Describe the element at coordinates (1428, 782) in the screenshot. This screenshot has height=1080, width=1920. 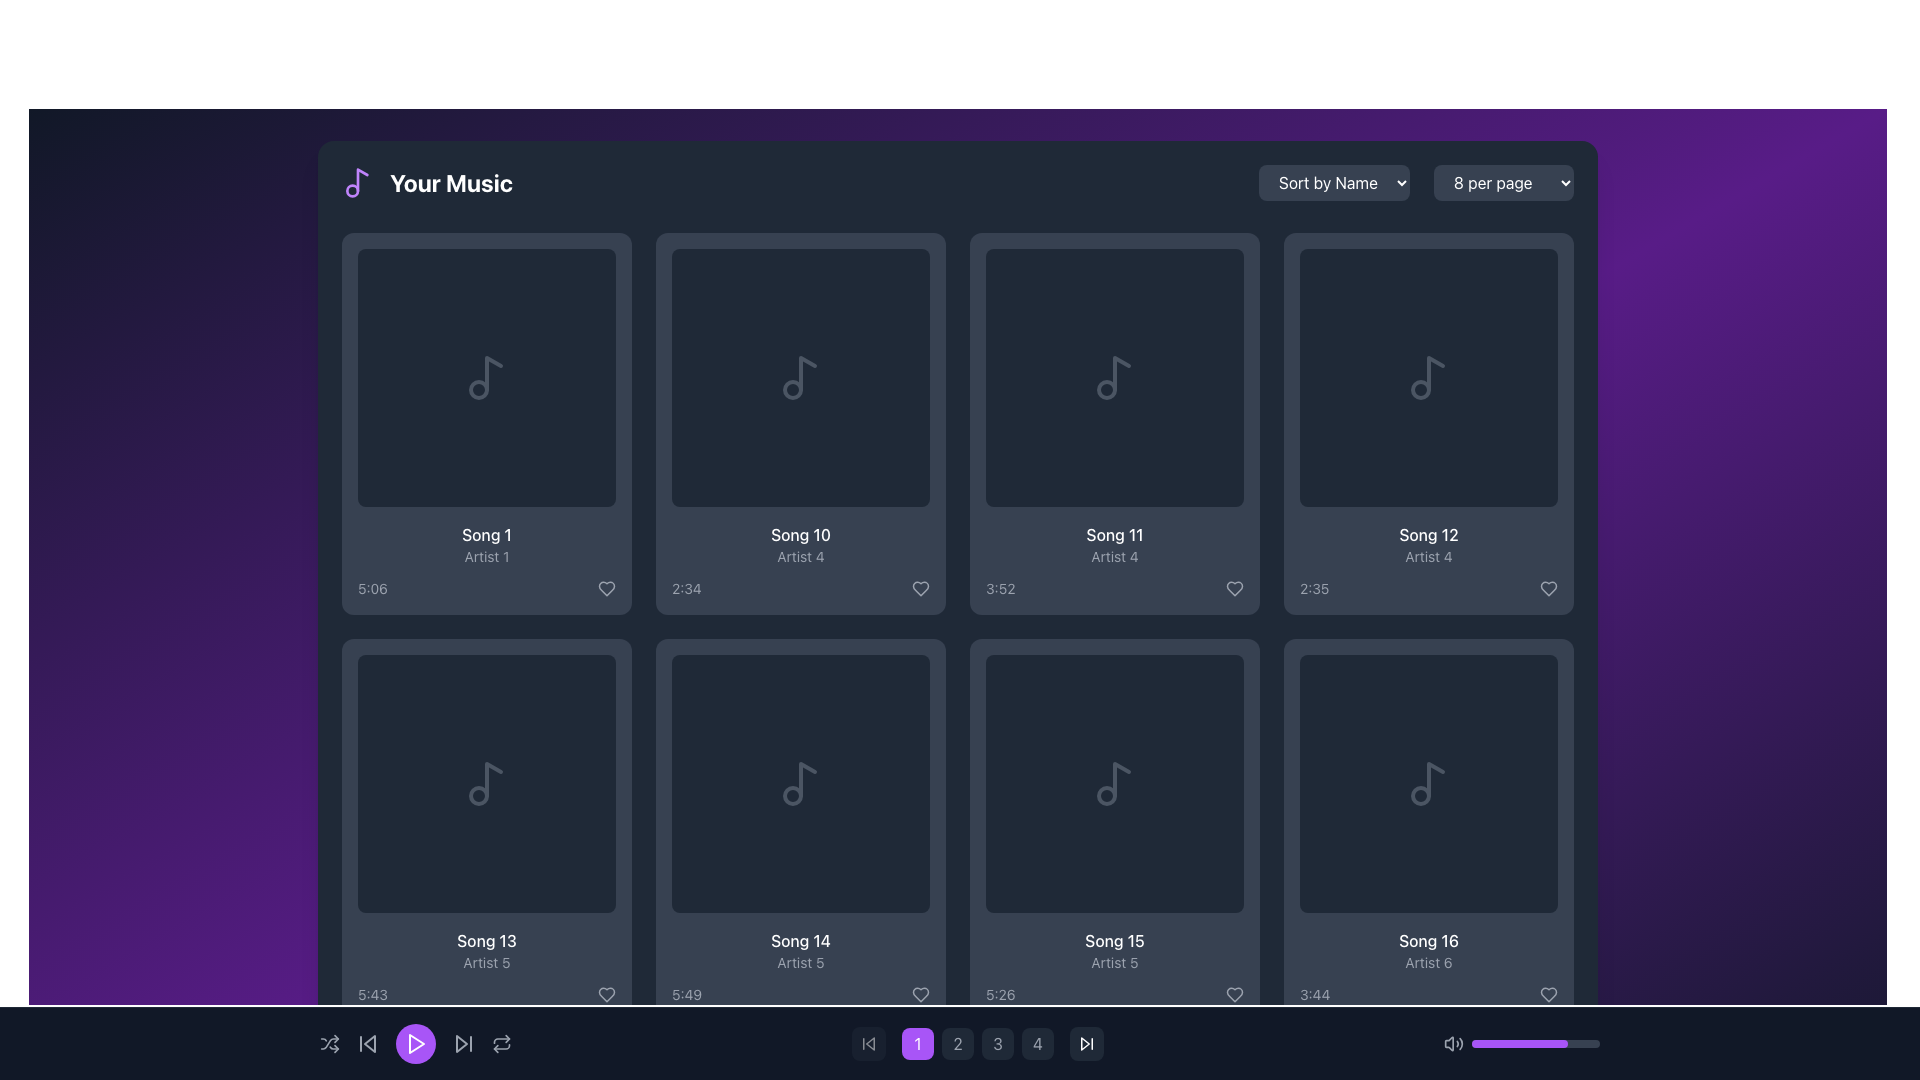
I see `the triangular play icon for 'Song 16' by 'Artist 6'` at that location.